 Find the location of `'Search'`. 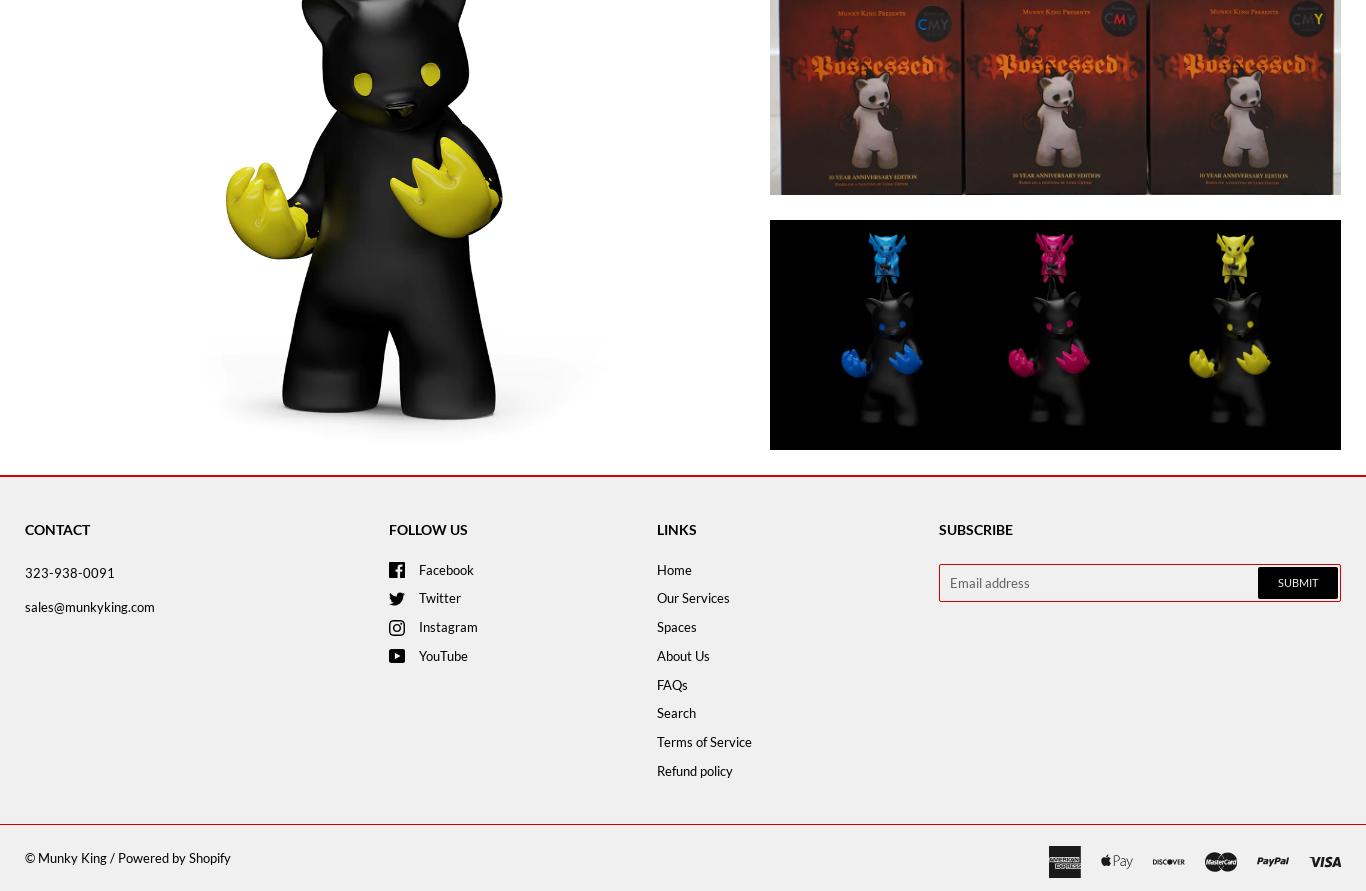

'Search' is located at coordinates (656, 711).